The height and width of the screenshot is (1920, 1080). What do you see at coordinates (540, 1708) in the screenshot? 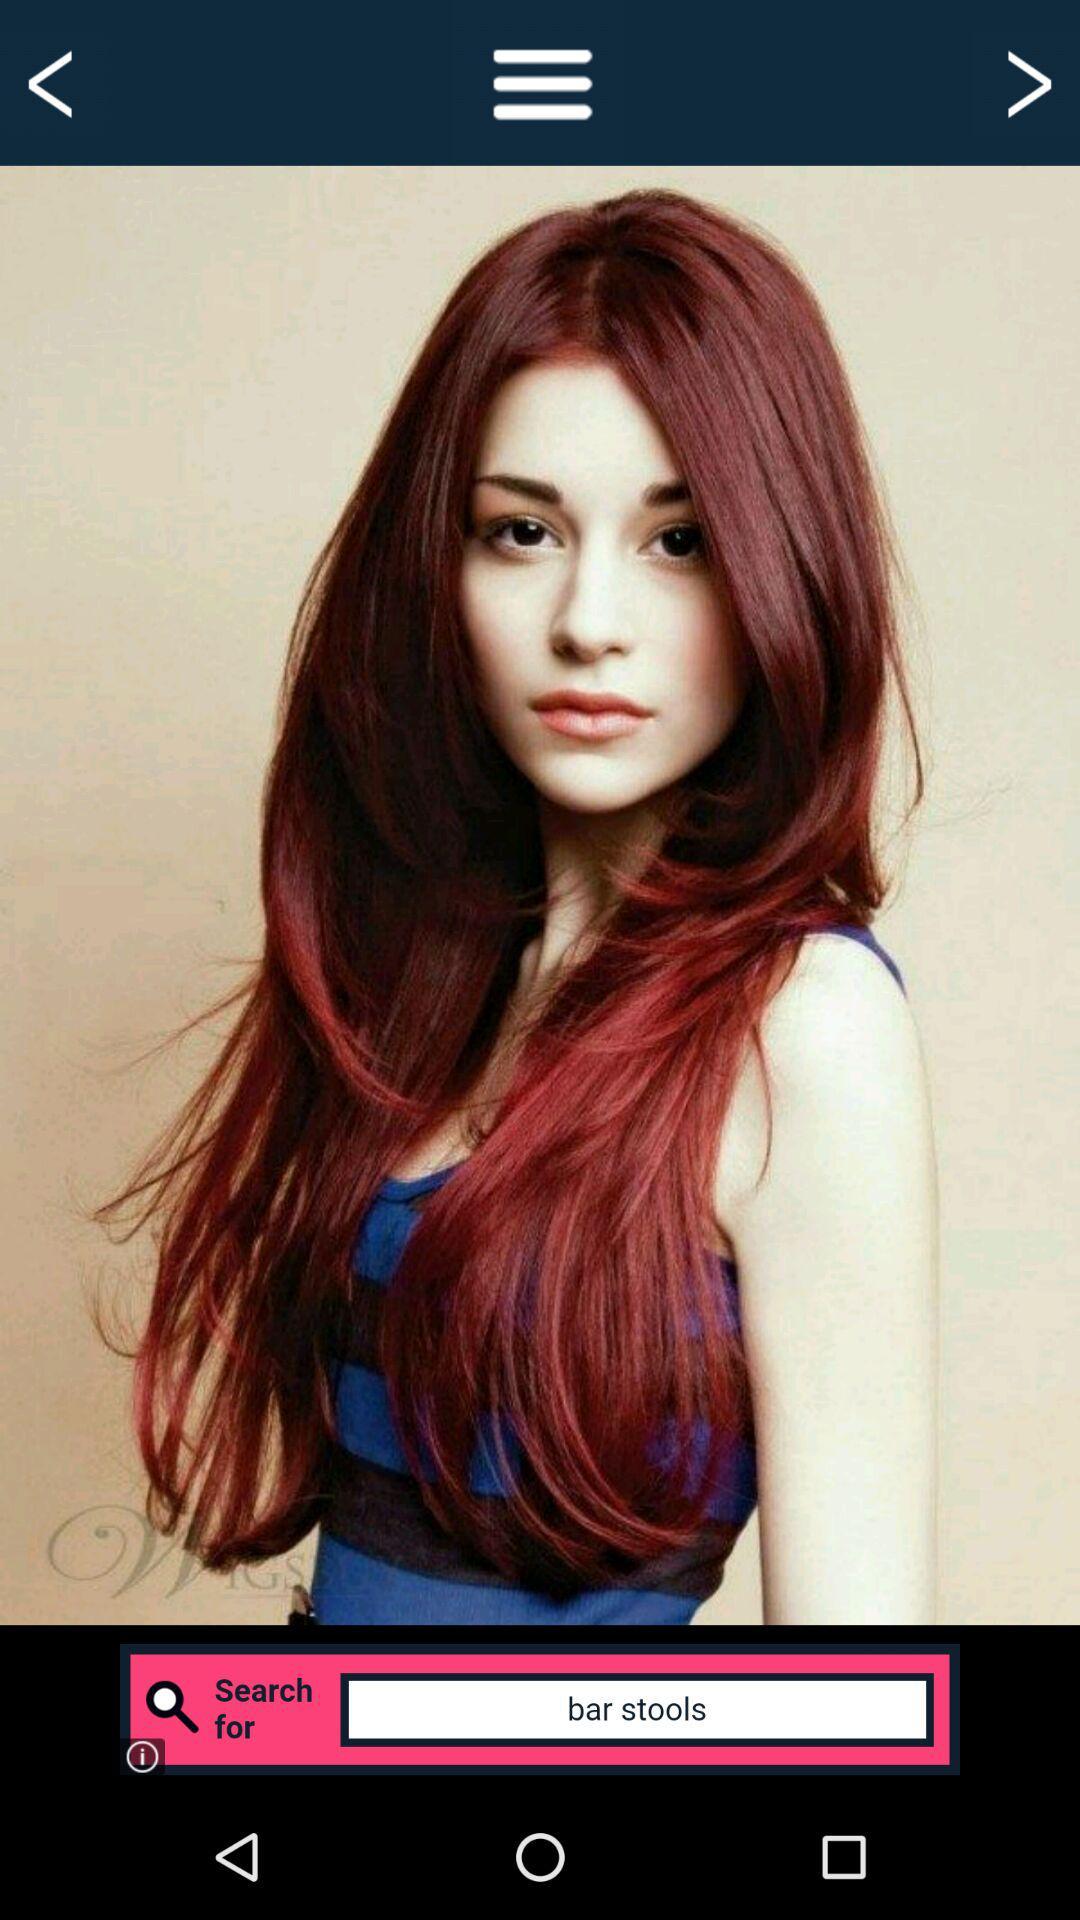
I see `click advertisement` at bounding box center [540, 1708].